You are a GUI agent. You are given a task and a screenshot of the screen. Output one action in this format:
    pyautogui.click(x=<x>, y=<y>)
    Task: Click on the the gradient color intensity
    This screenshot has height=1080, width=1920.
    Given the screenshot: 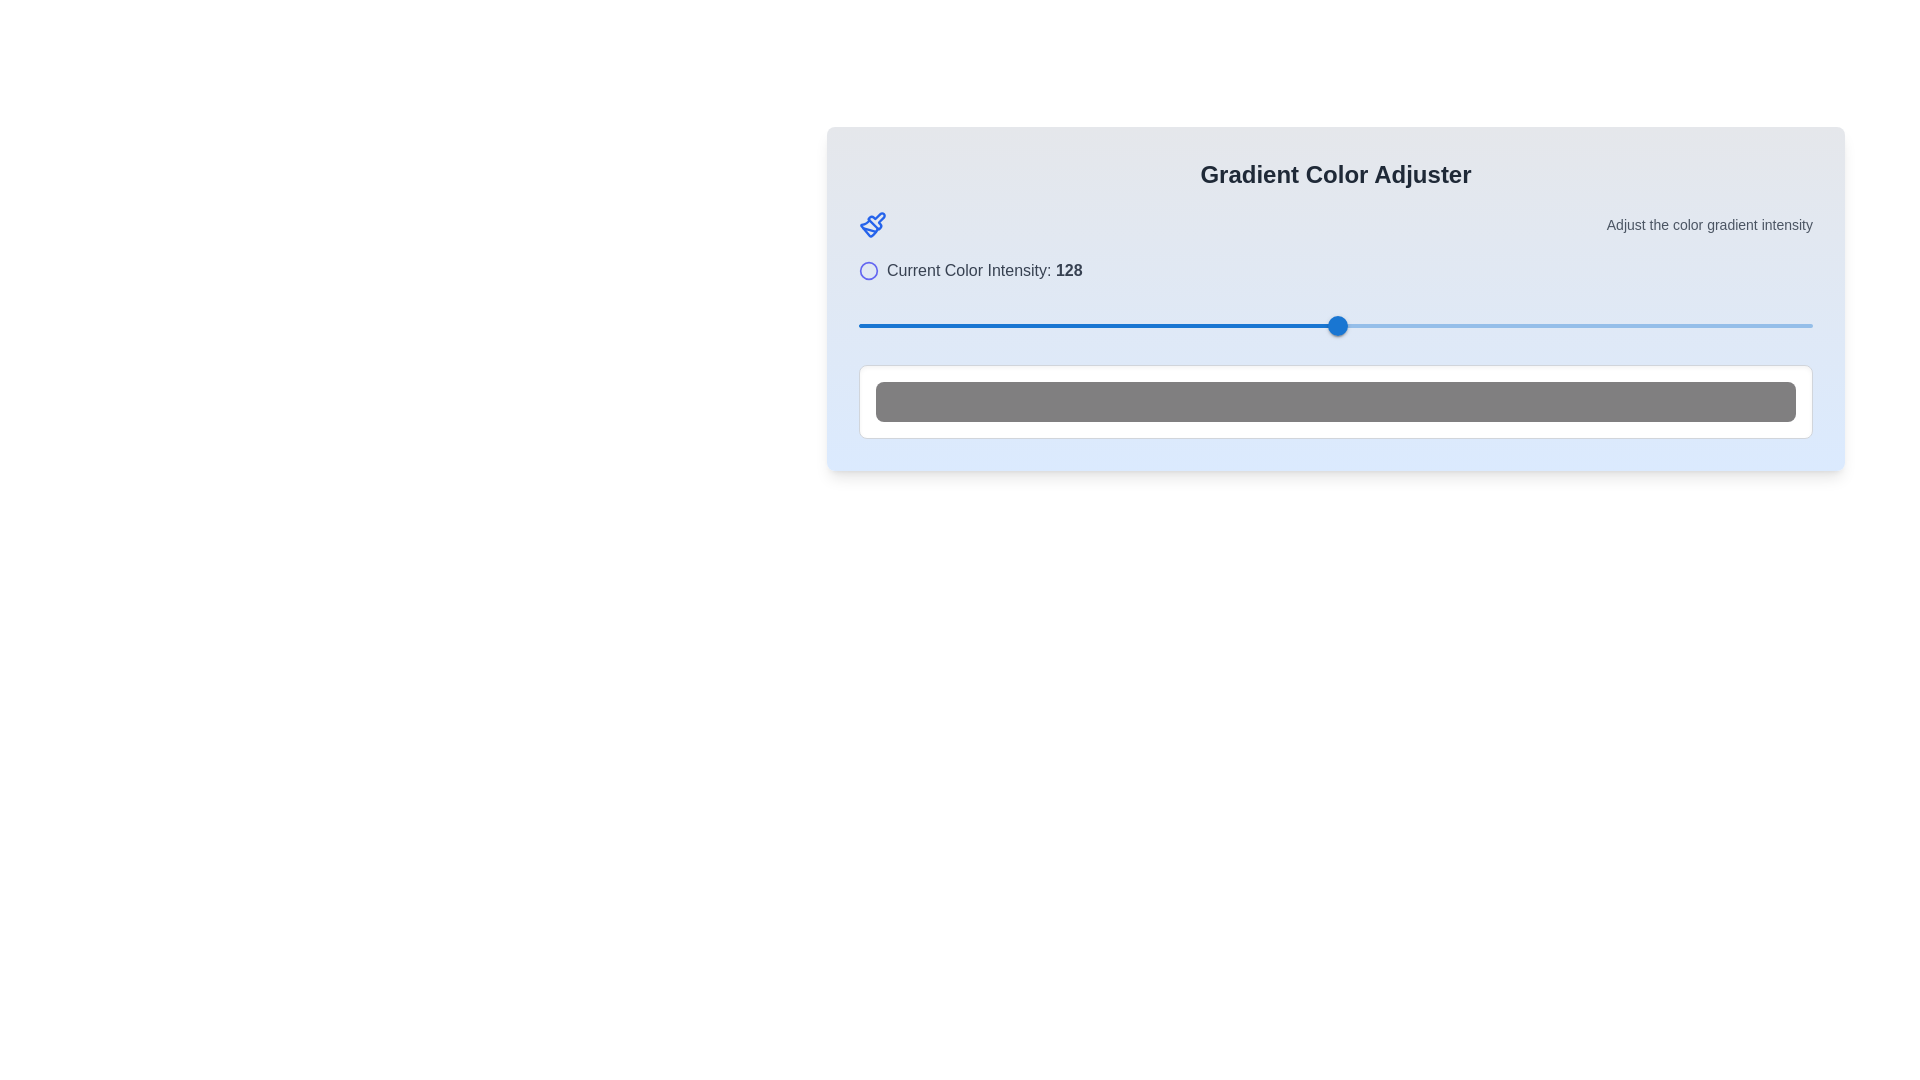 What is the action you would take?
    pyautogui.click(x=1031, y=325)
    